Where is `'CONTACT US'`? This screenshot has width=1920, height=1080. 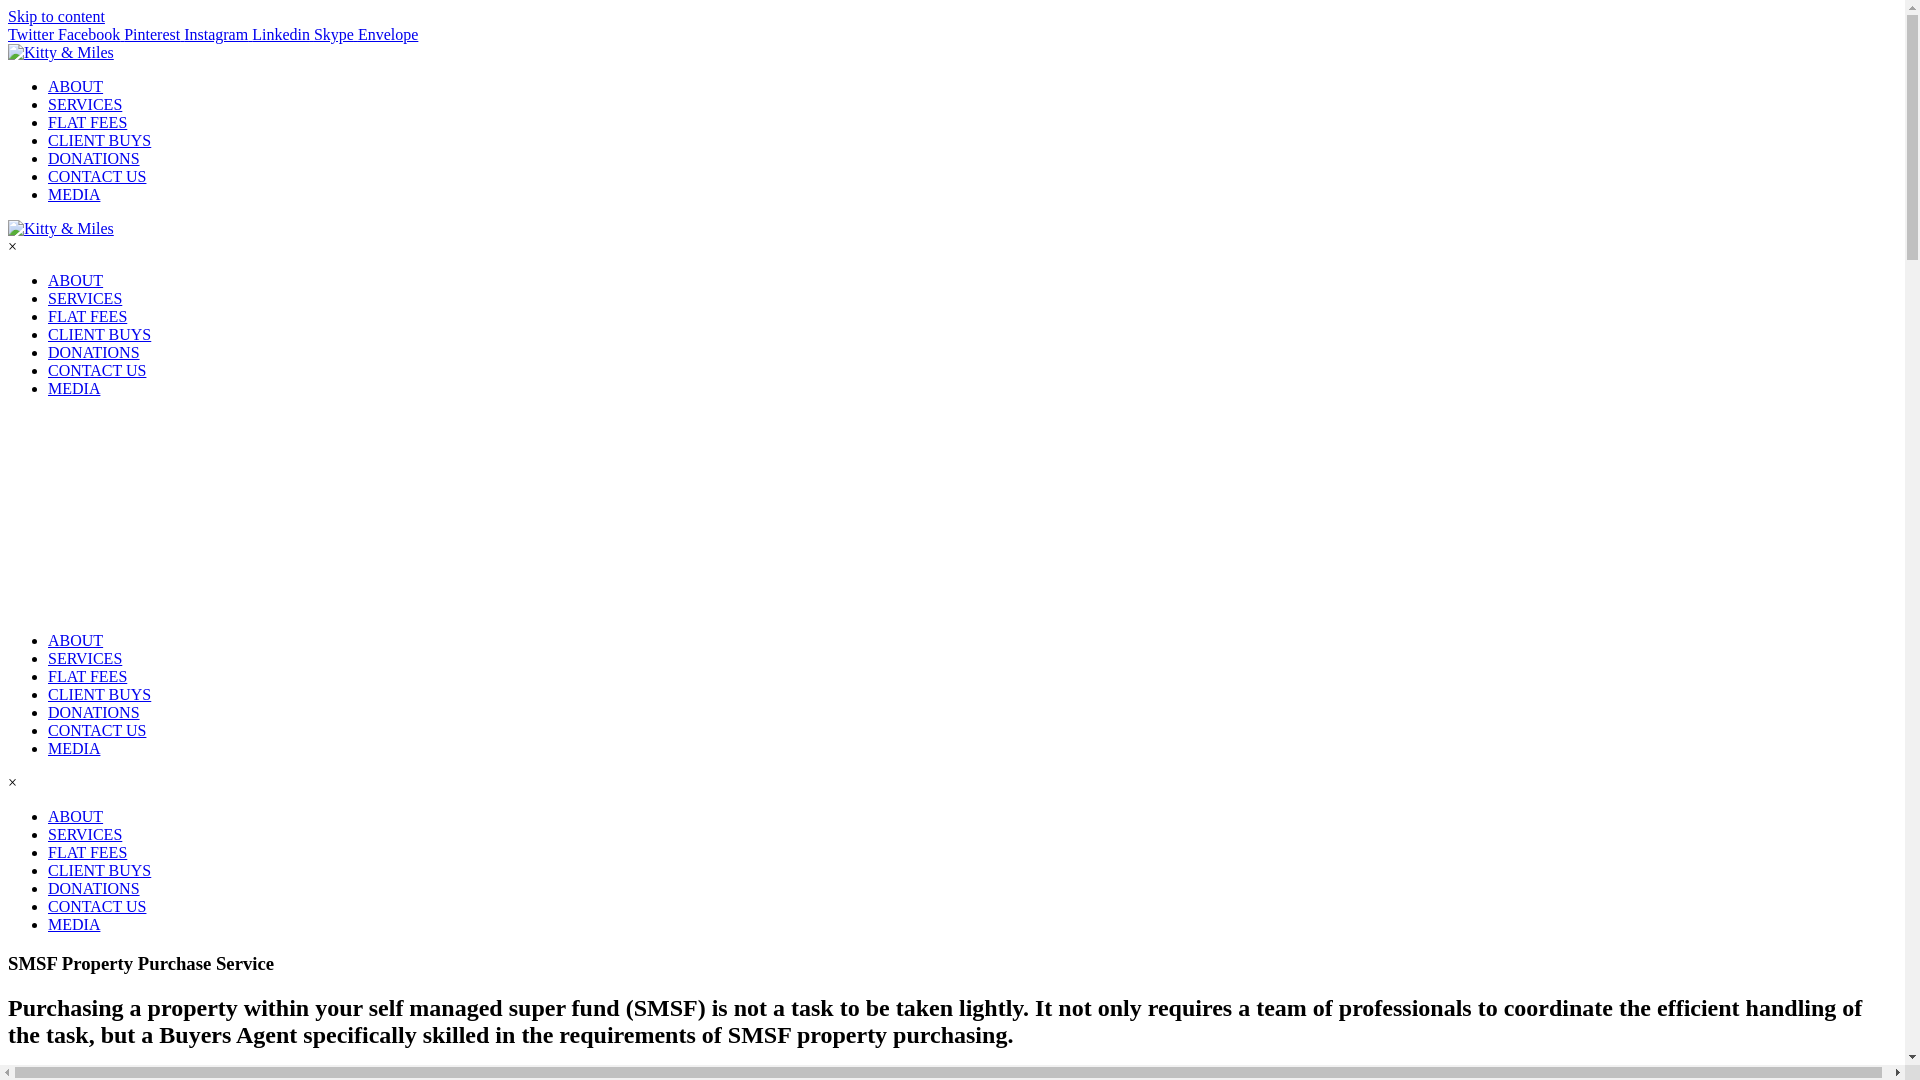 'CONTACT US' is located at coordinates (95, 730).